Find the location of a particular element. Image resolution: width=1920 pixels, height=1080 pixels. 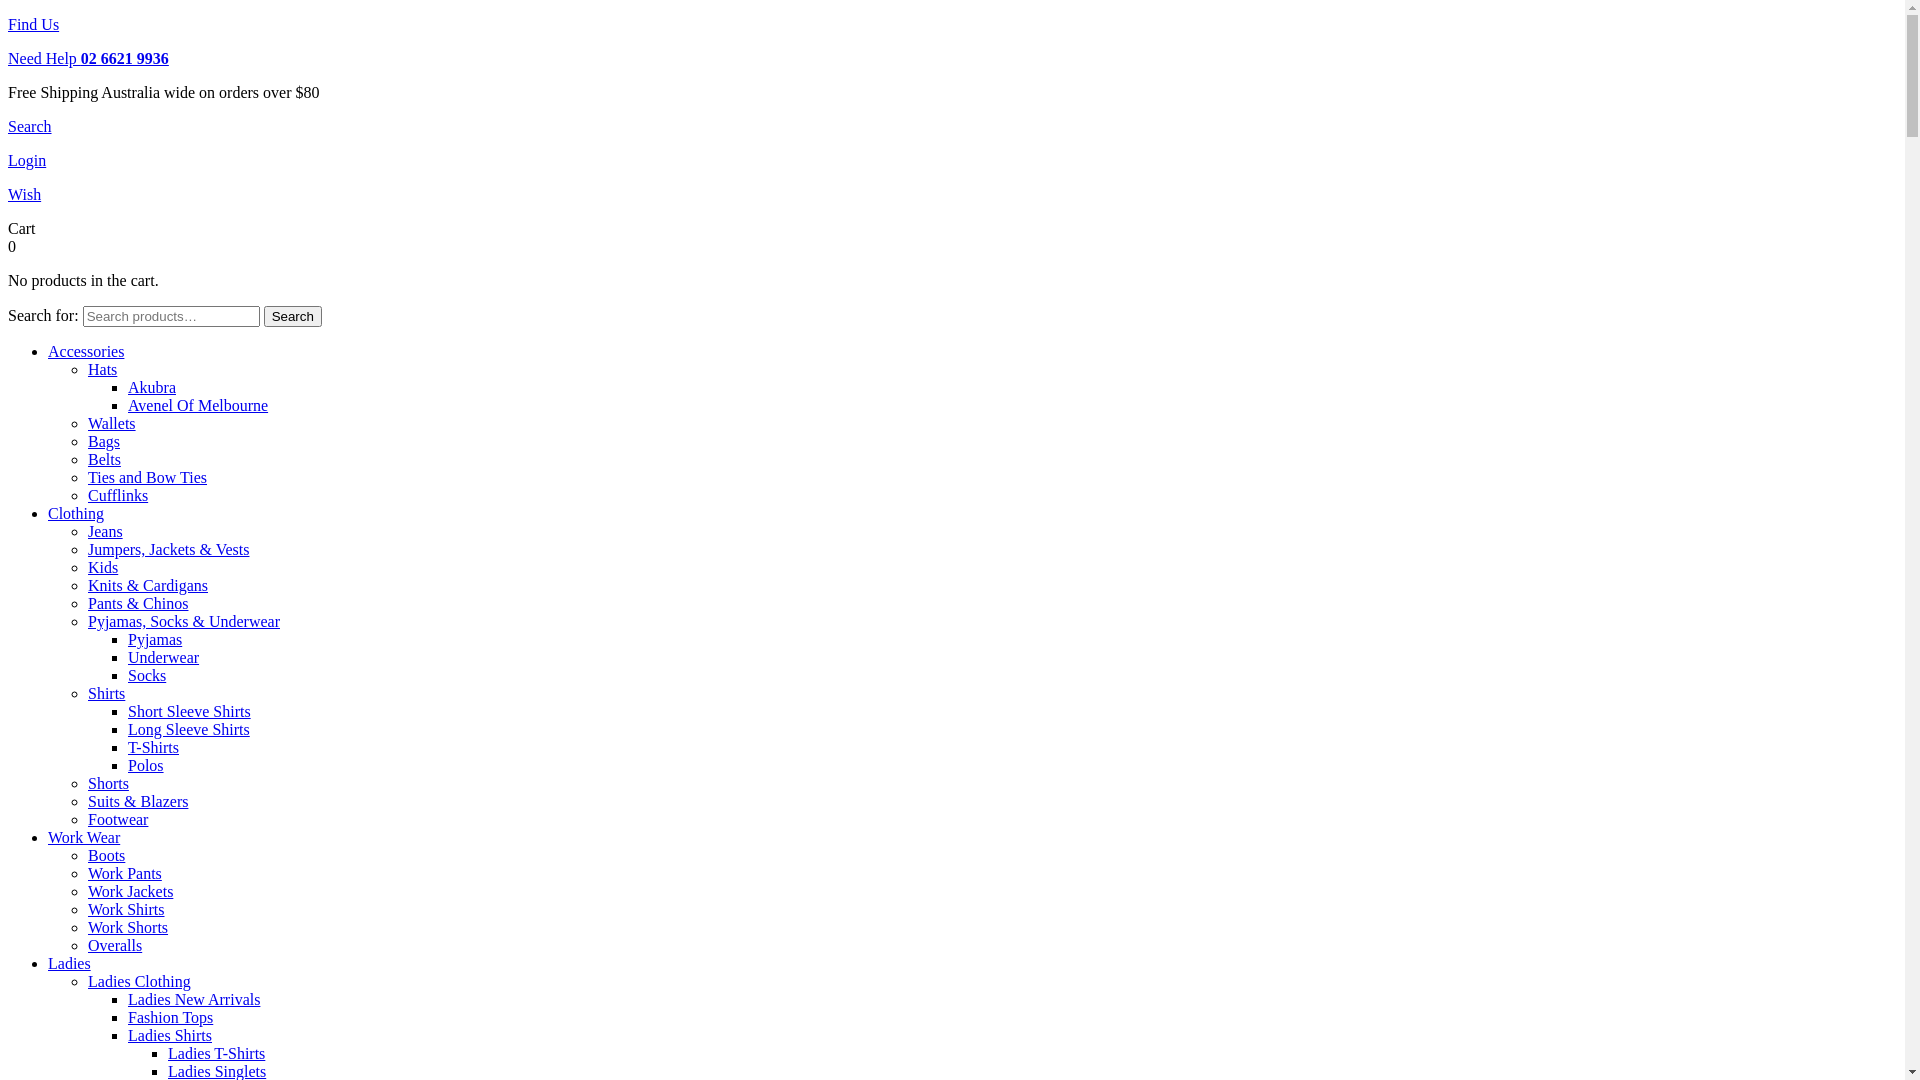

'Hats' is located at coordinates (86, 369).